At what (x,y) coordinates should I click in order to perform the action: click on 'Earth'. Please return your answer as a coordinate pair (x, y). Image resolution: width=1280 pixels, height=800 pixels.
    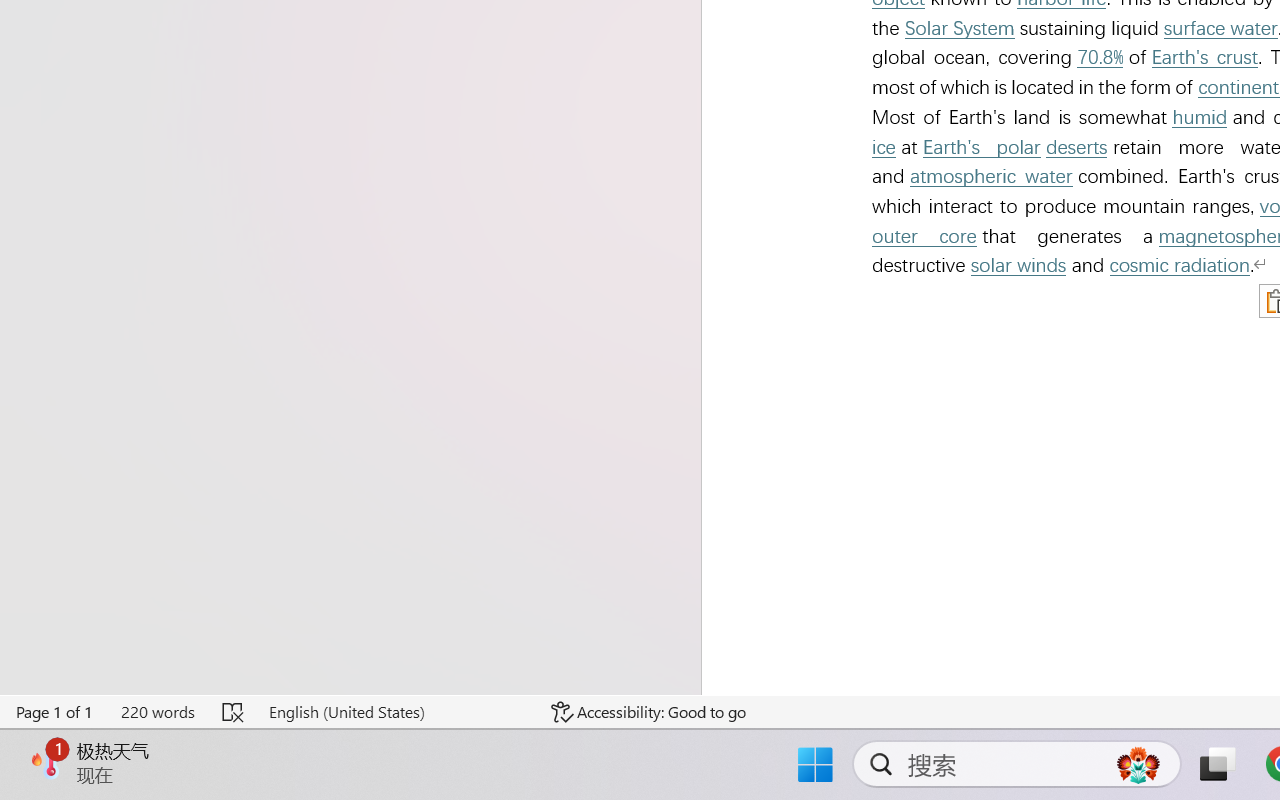
    Looking at the image, I should click on (1204, 56).